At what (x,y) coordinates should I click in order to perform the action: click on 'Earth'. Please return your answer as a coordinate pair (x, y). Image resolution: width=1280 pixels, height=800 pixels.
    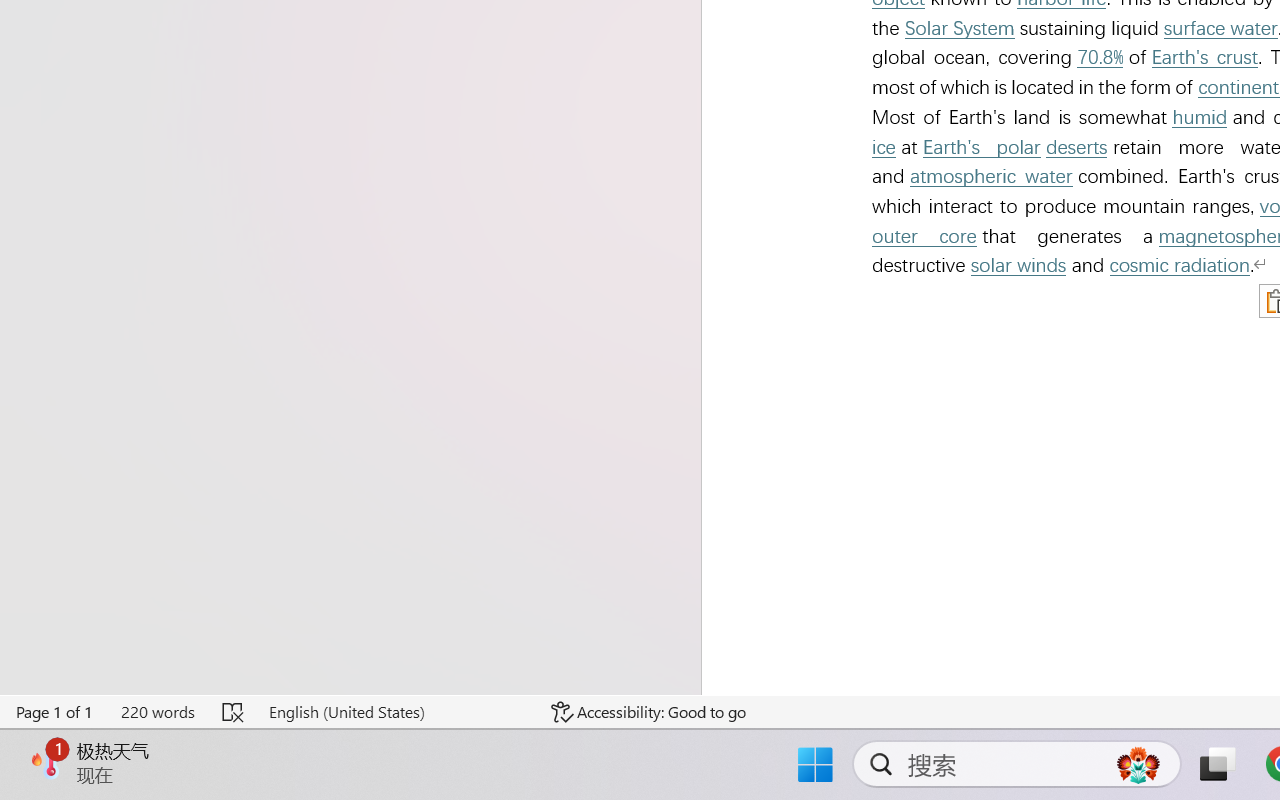
    Looking at the image, I should click on (1204, 56).